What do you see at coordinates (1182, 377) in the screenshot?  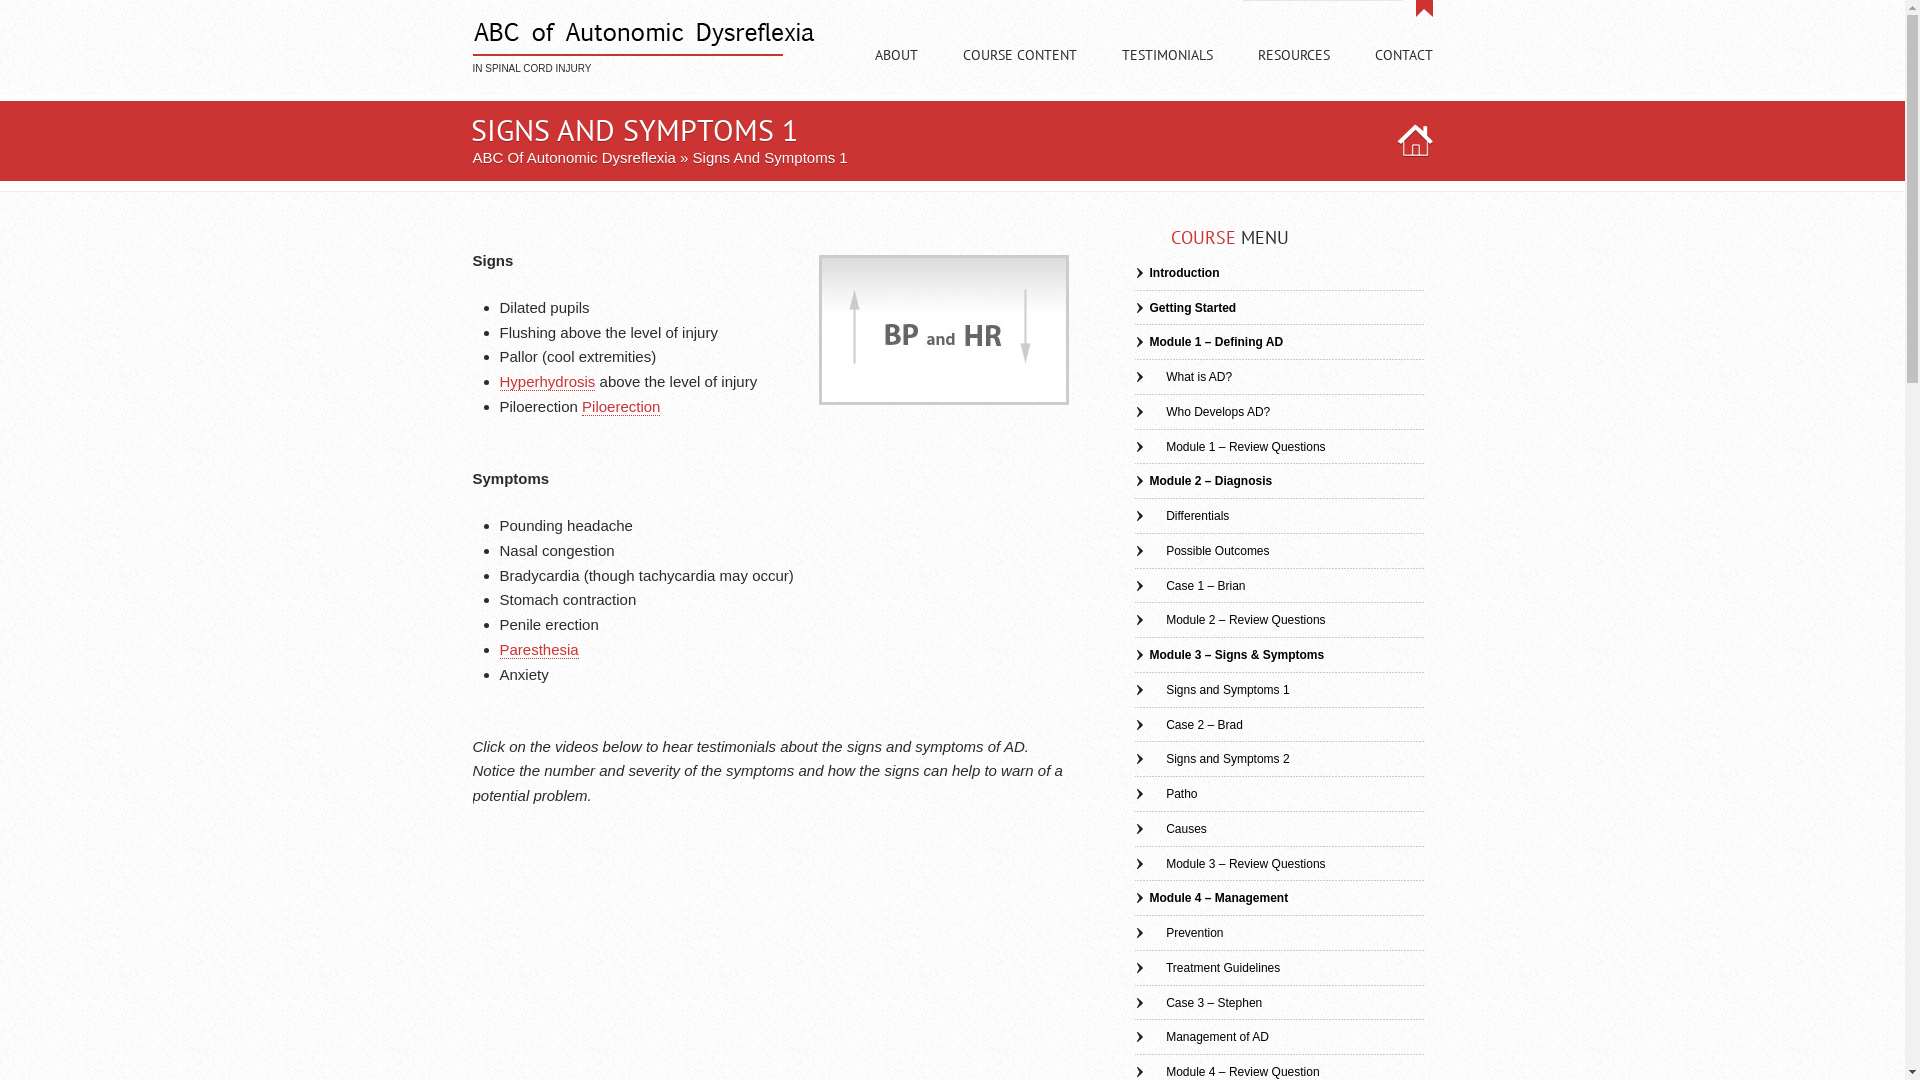 I see `'     What is AD?'` at bounding box center [1182, 377].